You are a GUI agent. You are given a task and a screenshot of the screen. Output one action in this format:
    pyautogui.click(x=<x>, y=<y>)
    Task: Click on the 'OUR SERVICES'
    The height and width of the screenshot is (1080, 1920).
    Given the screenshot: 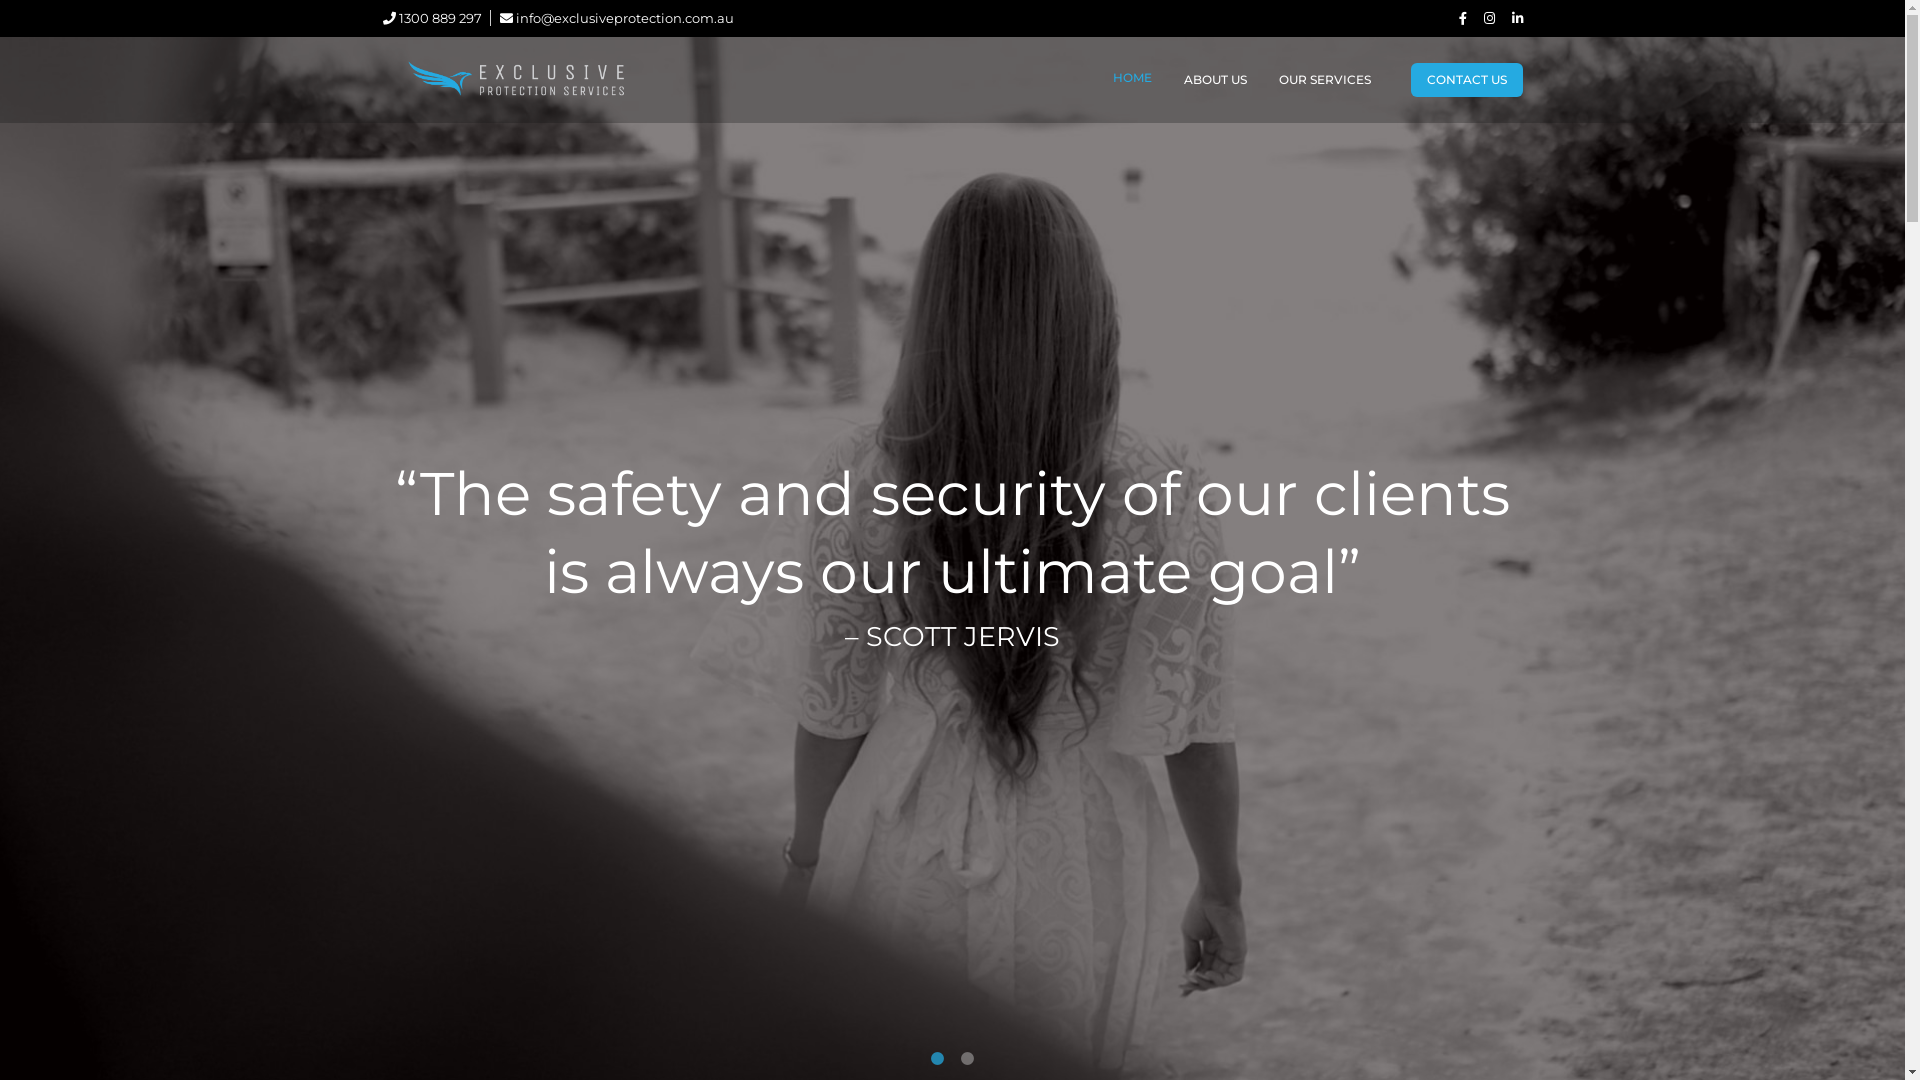 What is the action you would take?
    pyautogui.click(x=1324, y=79)
    